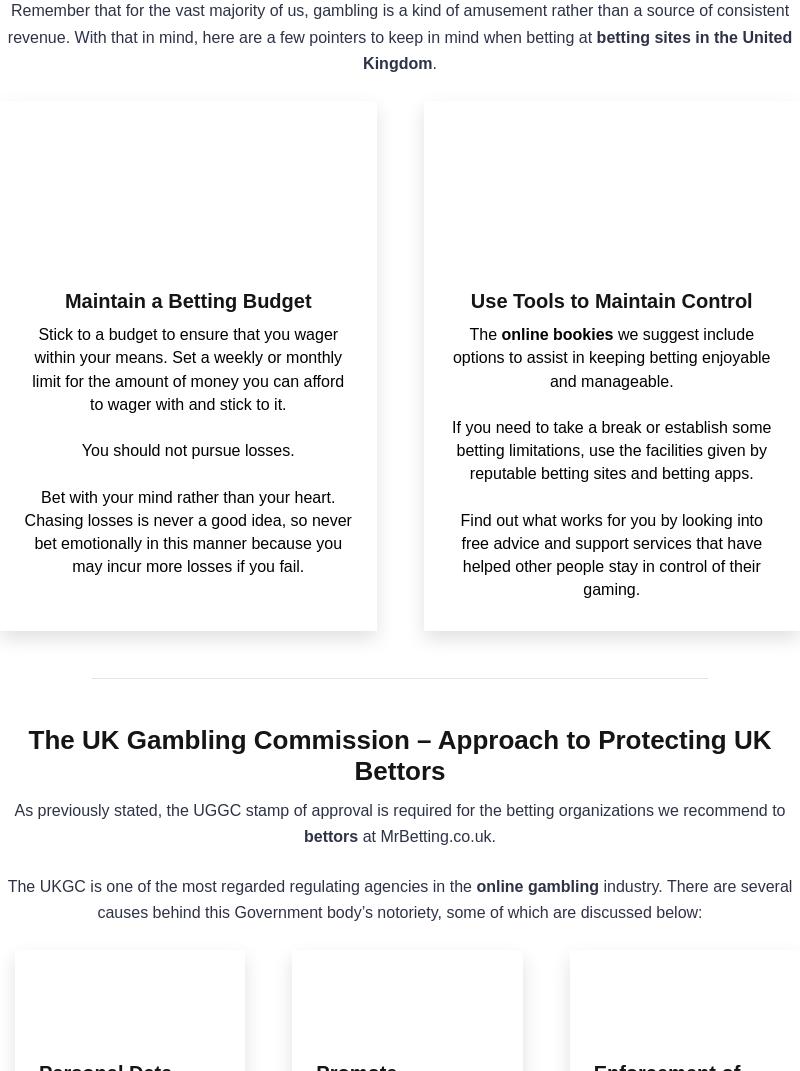 This screenshot has height=1071, width=800. I want to click on 'Use Tools to Maintain Control', so click(610, 300).